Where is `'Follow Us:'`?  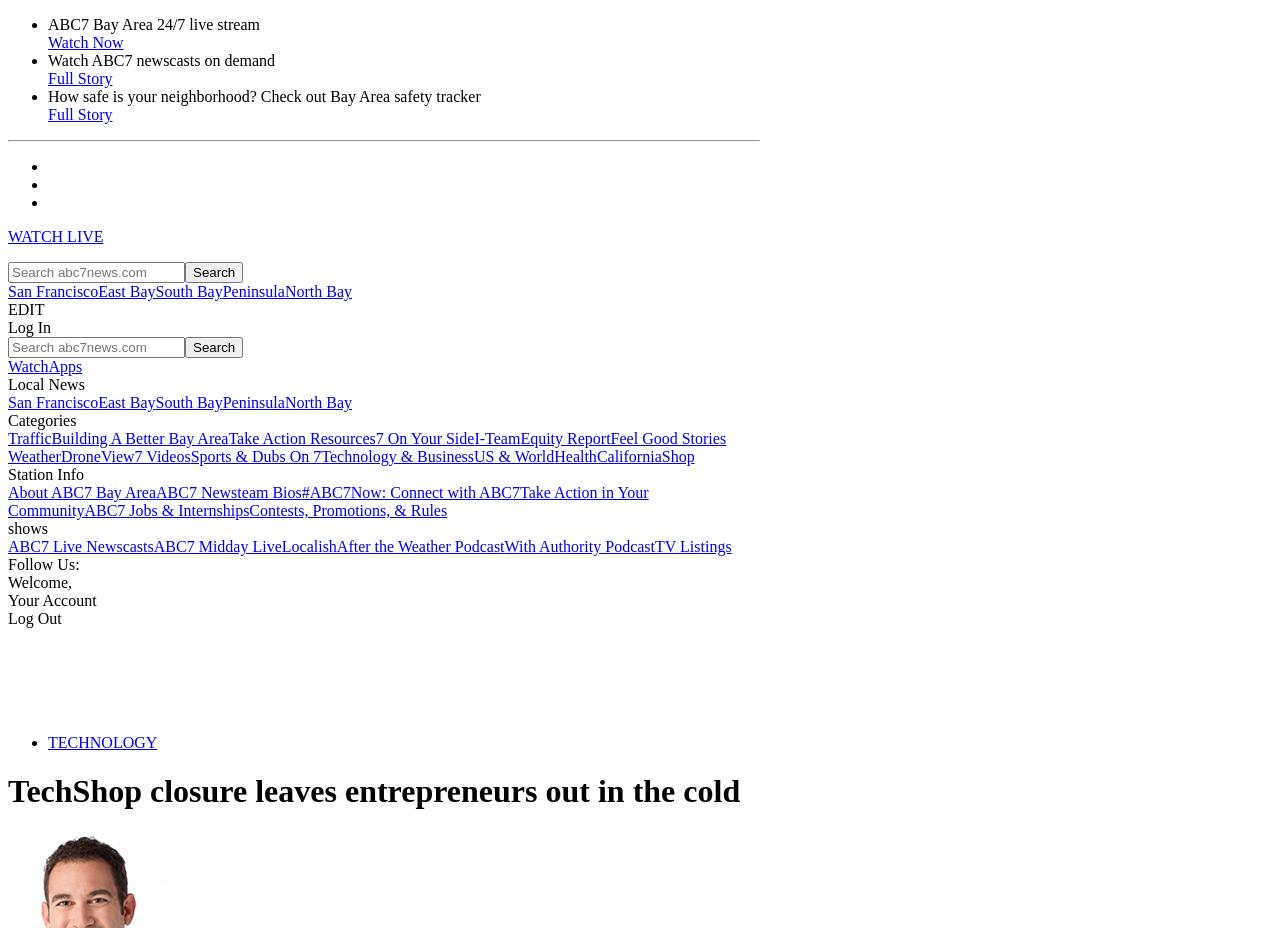
'Follow Us:' is located at coordinates (43, 563).